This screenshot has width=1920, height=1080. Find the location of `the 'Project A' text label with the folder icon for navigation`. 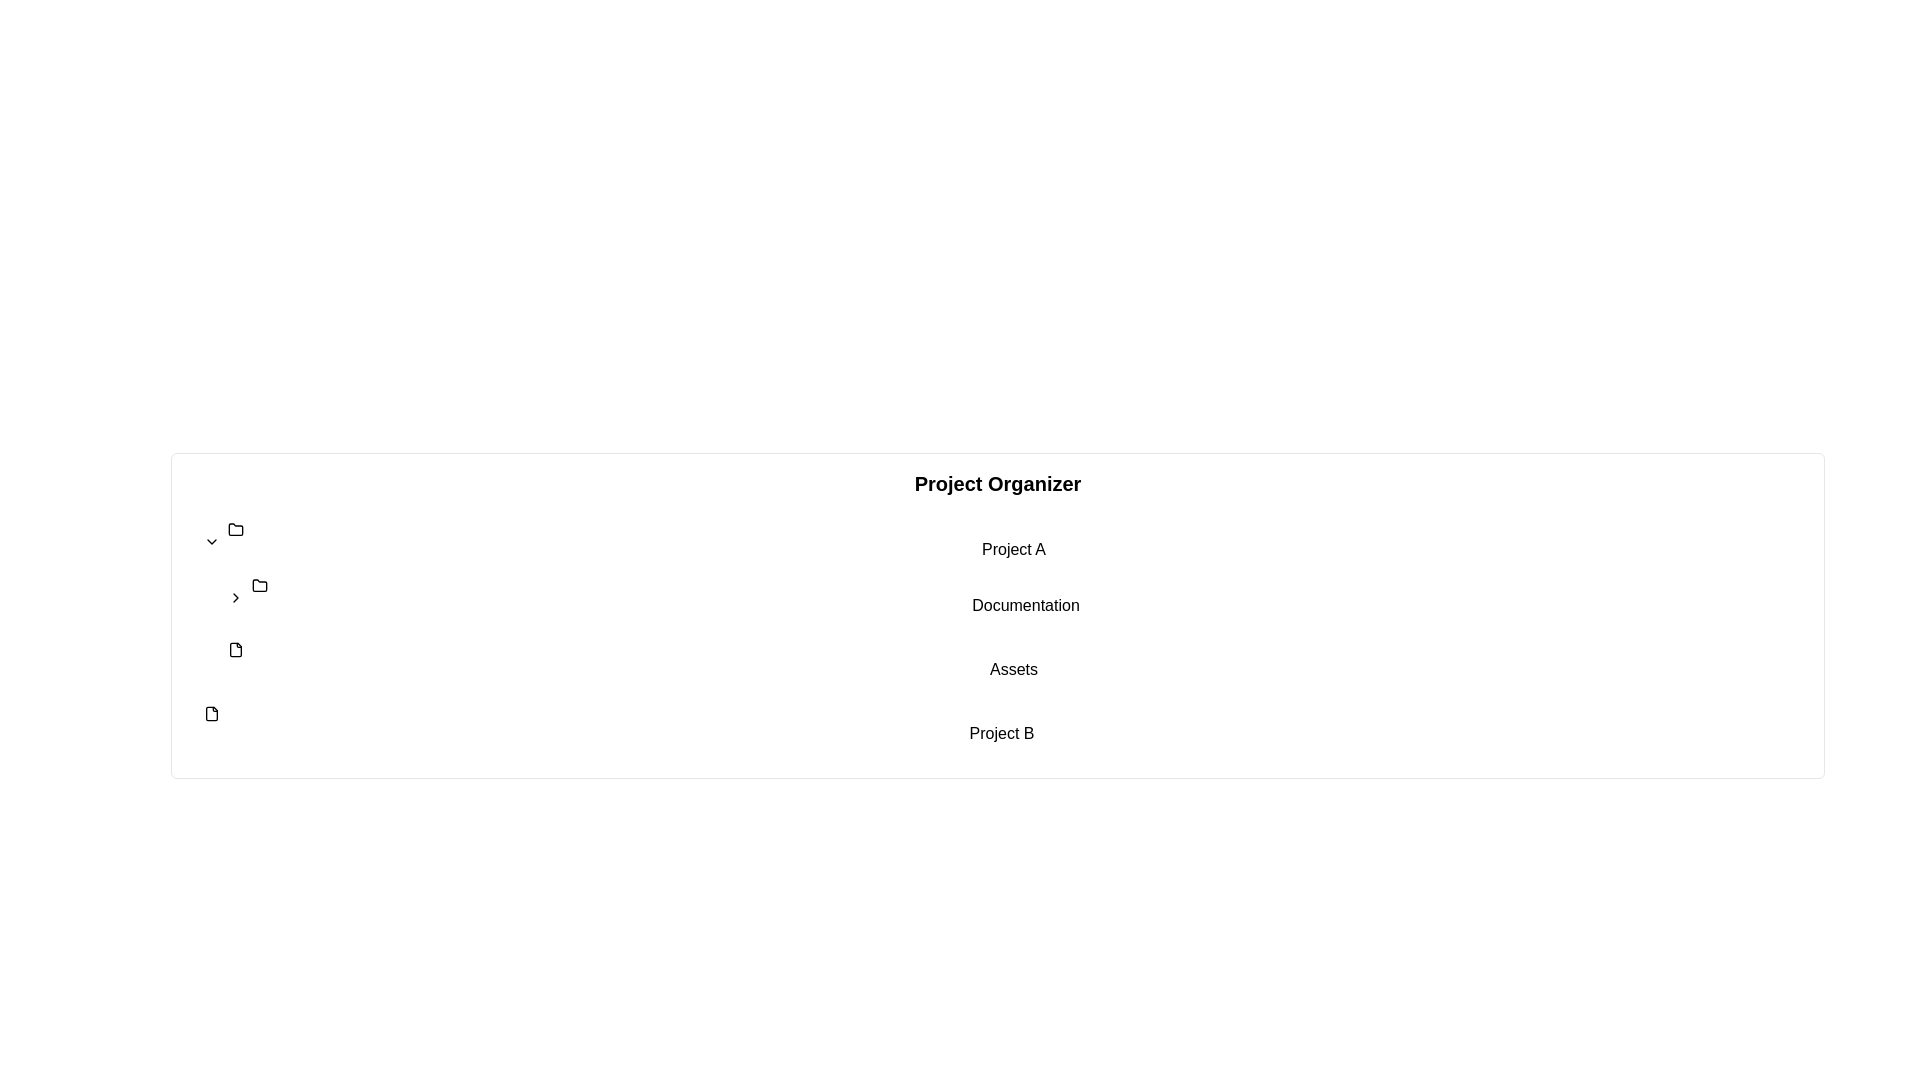

the 'Project A' text label with the folder icon for navigation is located at coordinates (1013, 542).